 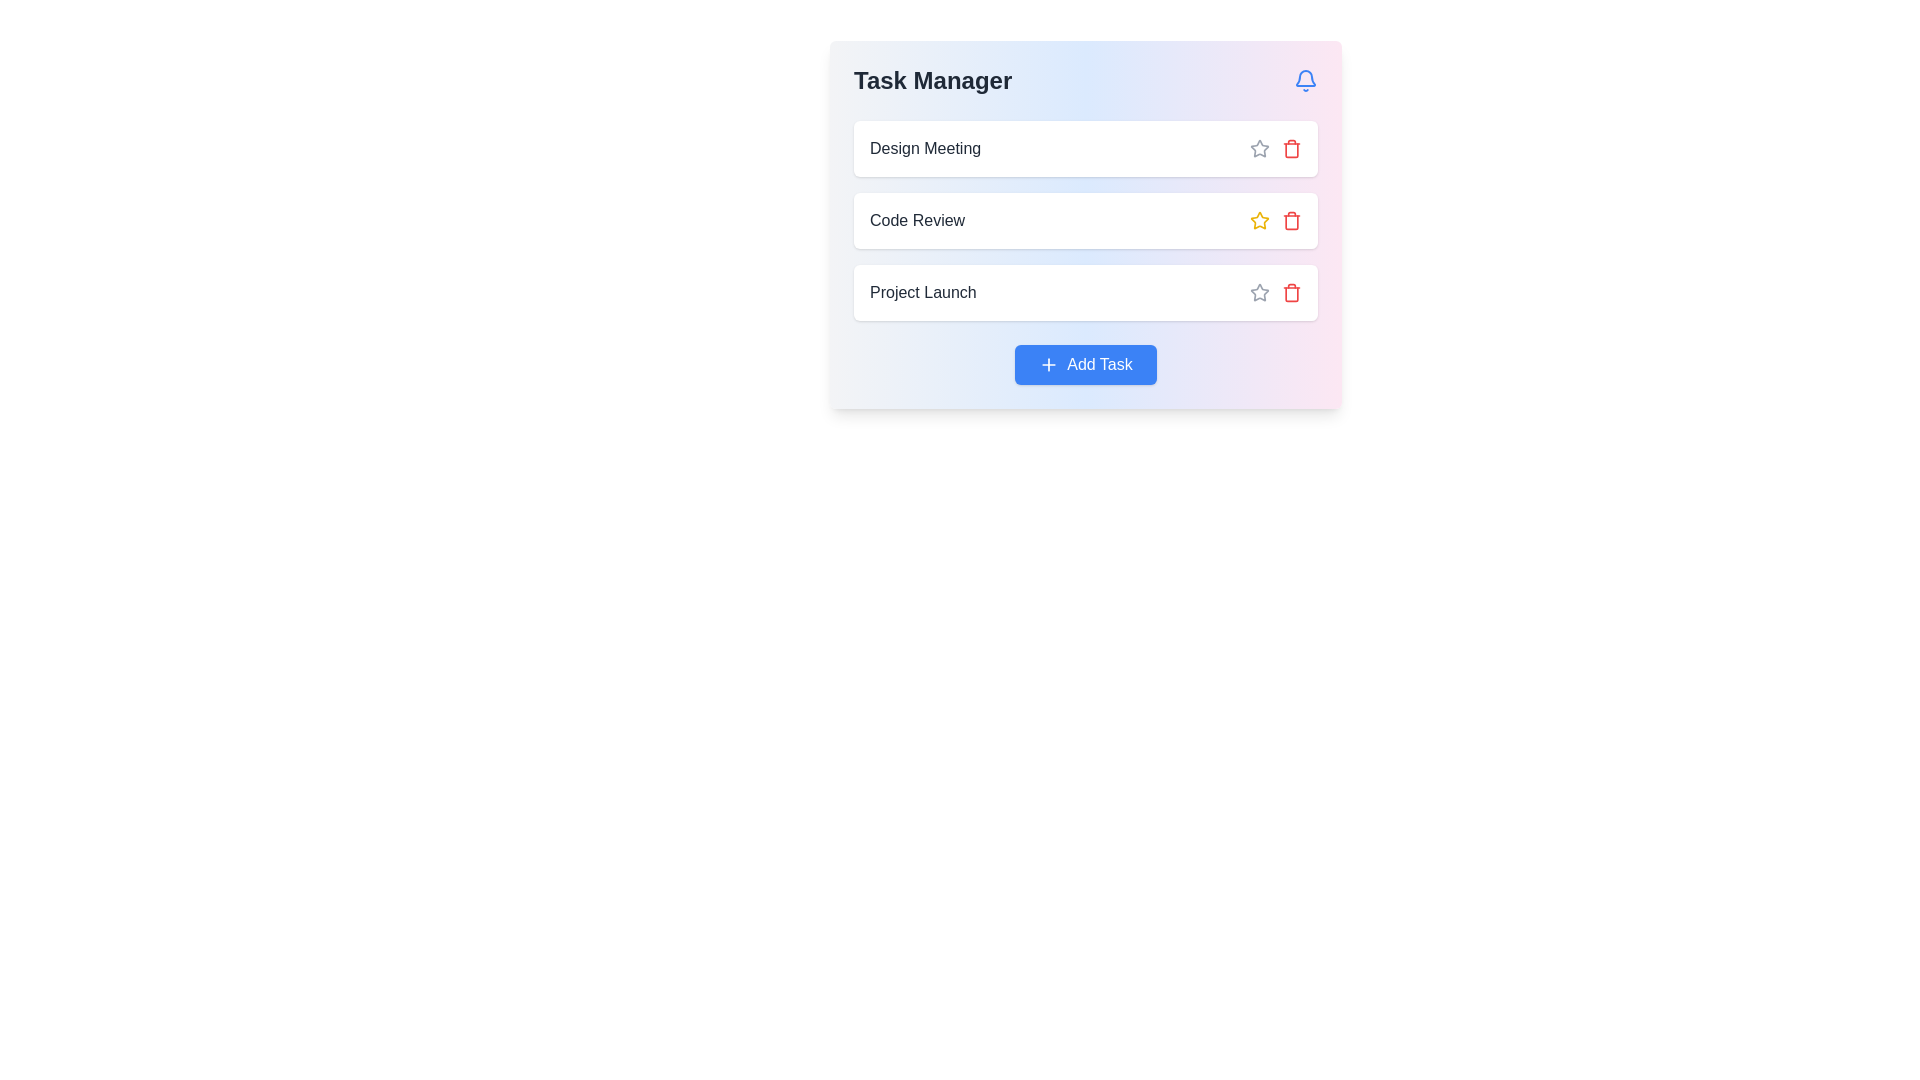 I want to click on the notification bell icon located, so click(x=1305, y=80).